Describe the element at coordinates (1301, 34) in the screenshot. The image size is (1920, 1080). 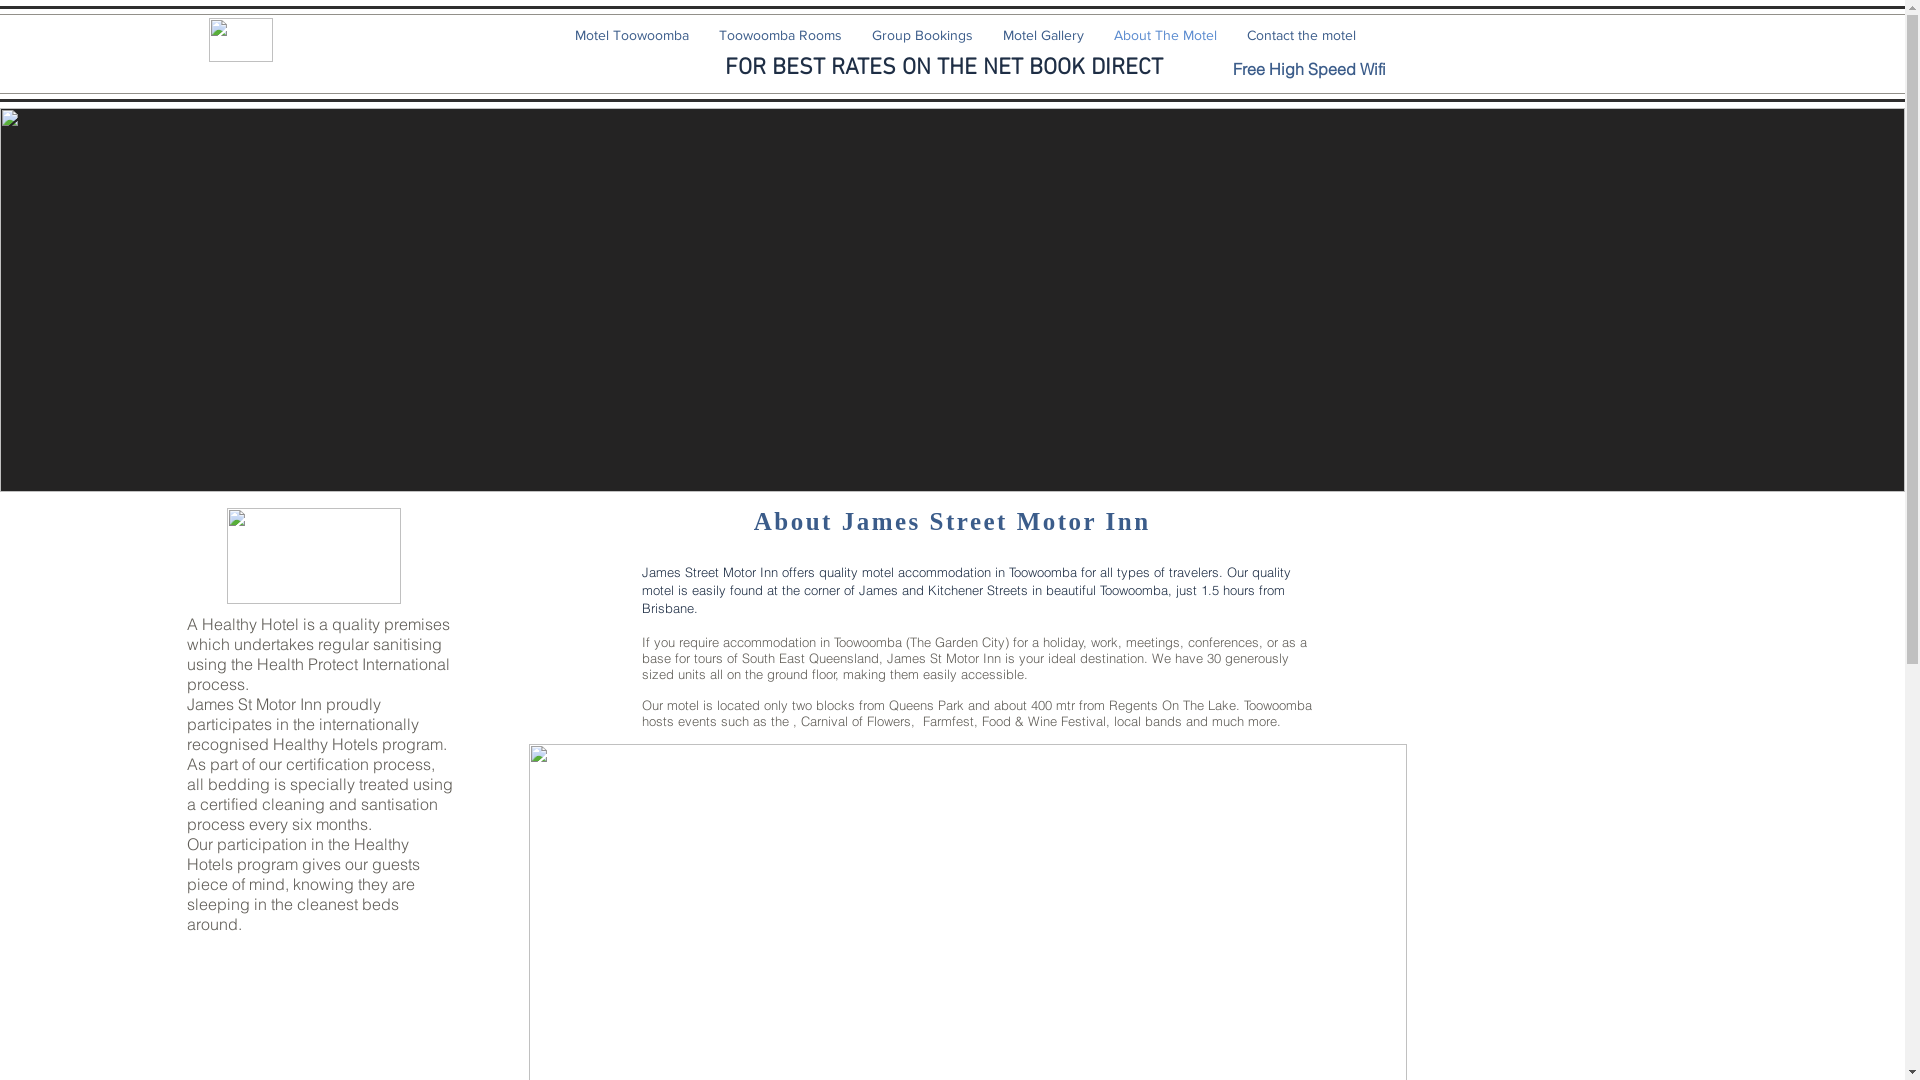
I see `'Contact the motel'` at that location.